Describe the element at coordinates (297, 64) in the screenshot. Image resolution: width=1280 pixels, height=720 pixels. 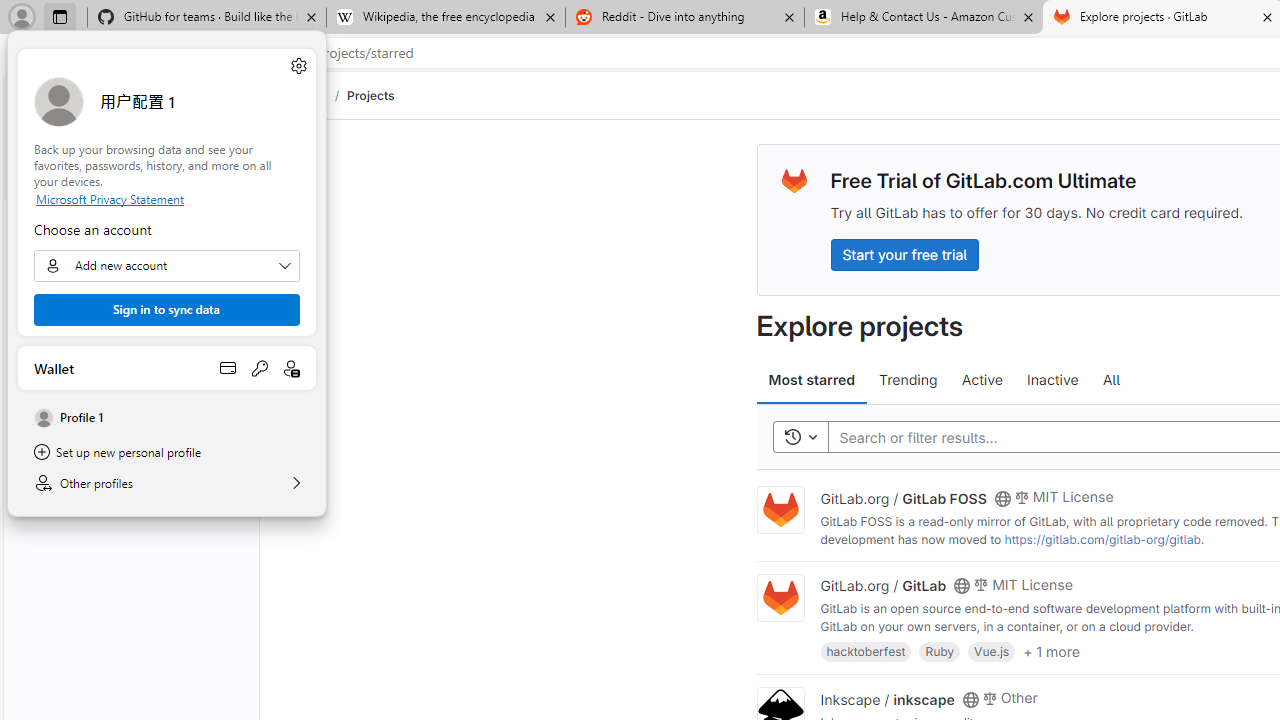
I see `'Manage profile settings'` at that location.